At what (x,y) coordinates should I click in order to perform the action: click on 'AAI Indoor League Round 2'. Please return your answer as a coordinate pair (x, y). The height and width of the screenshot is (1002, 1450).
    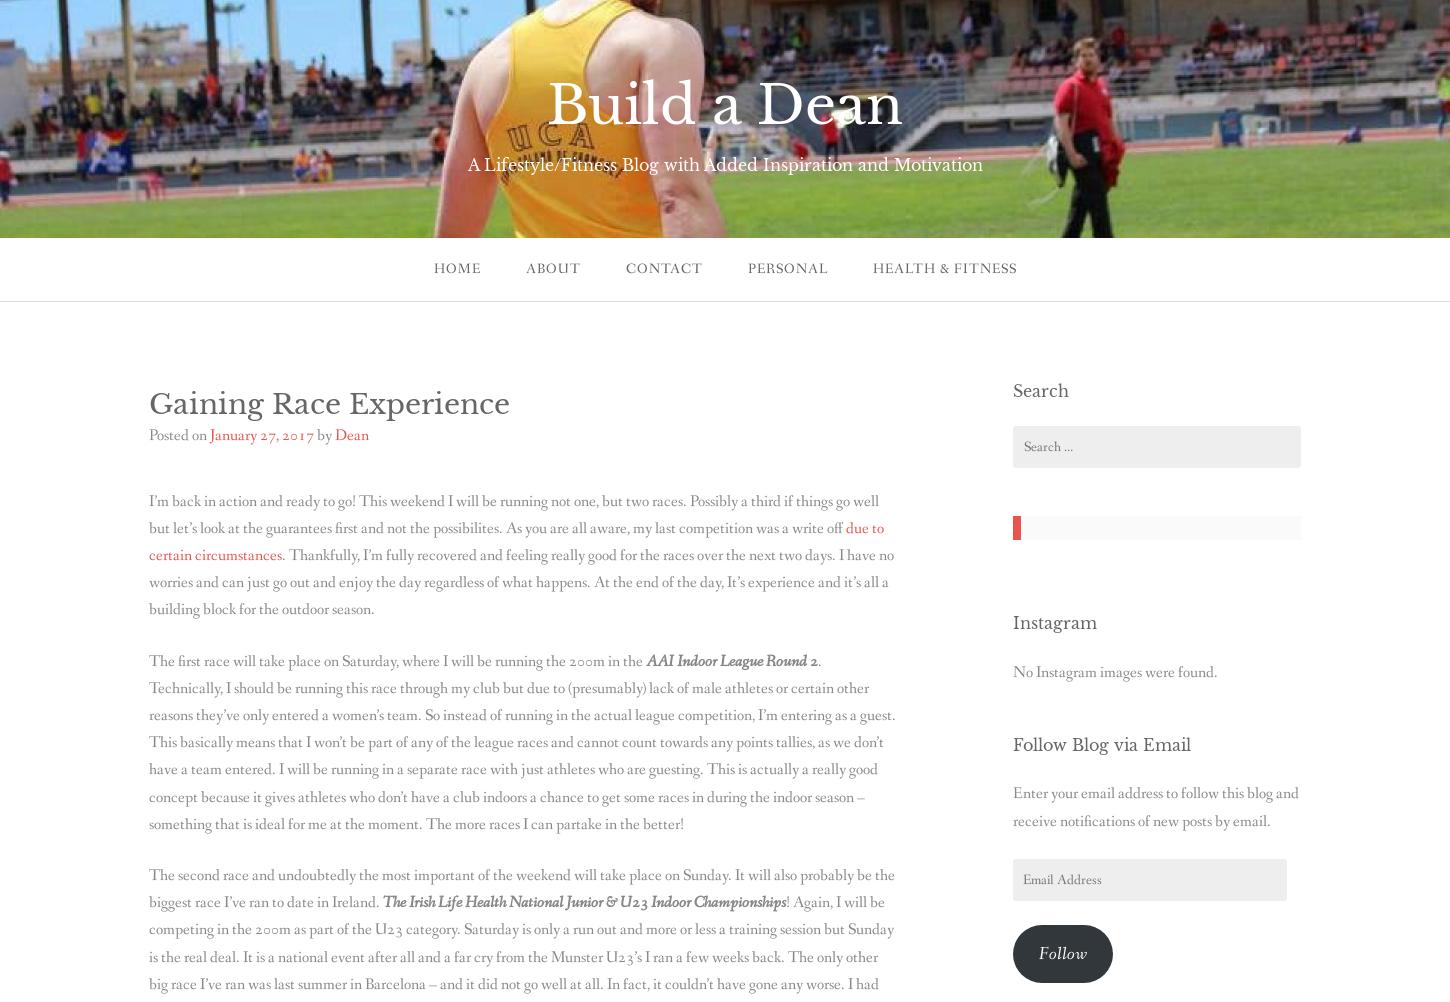
    Looking at the image, I should click on (731, 659).